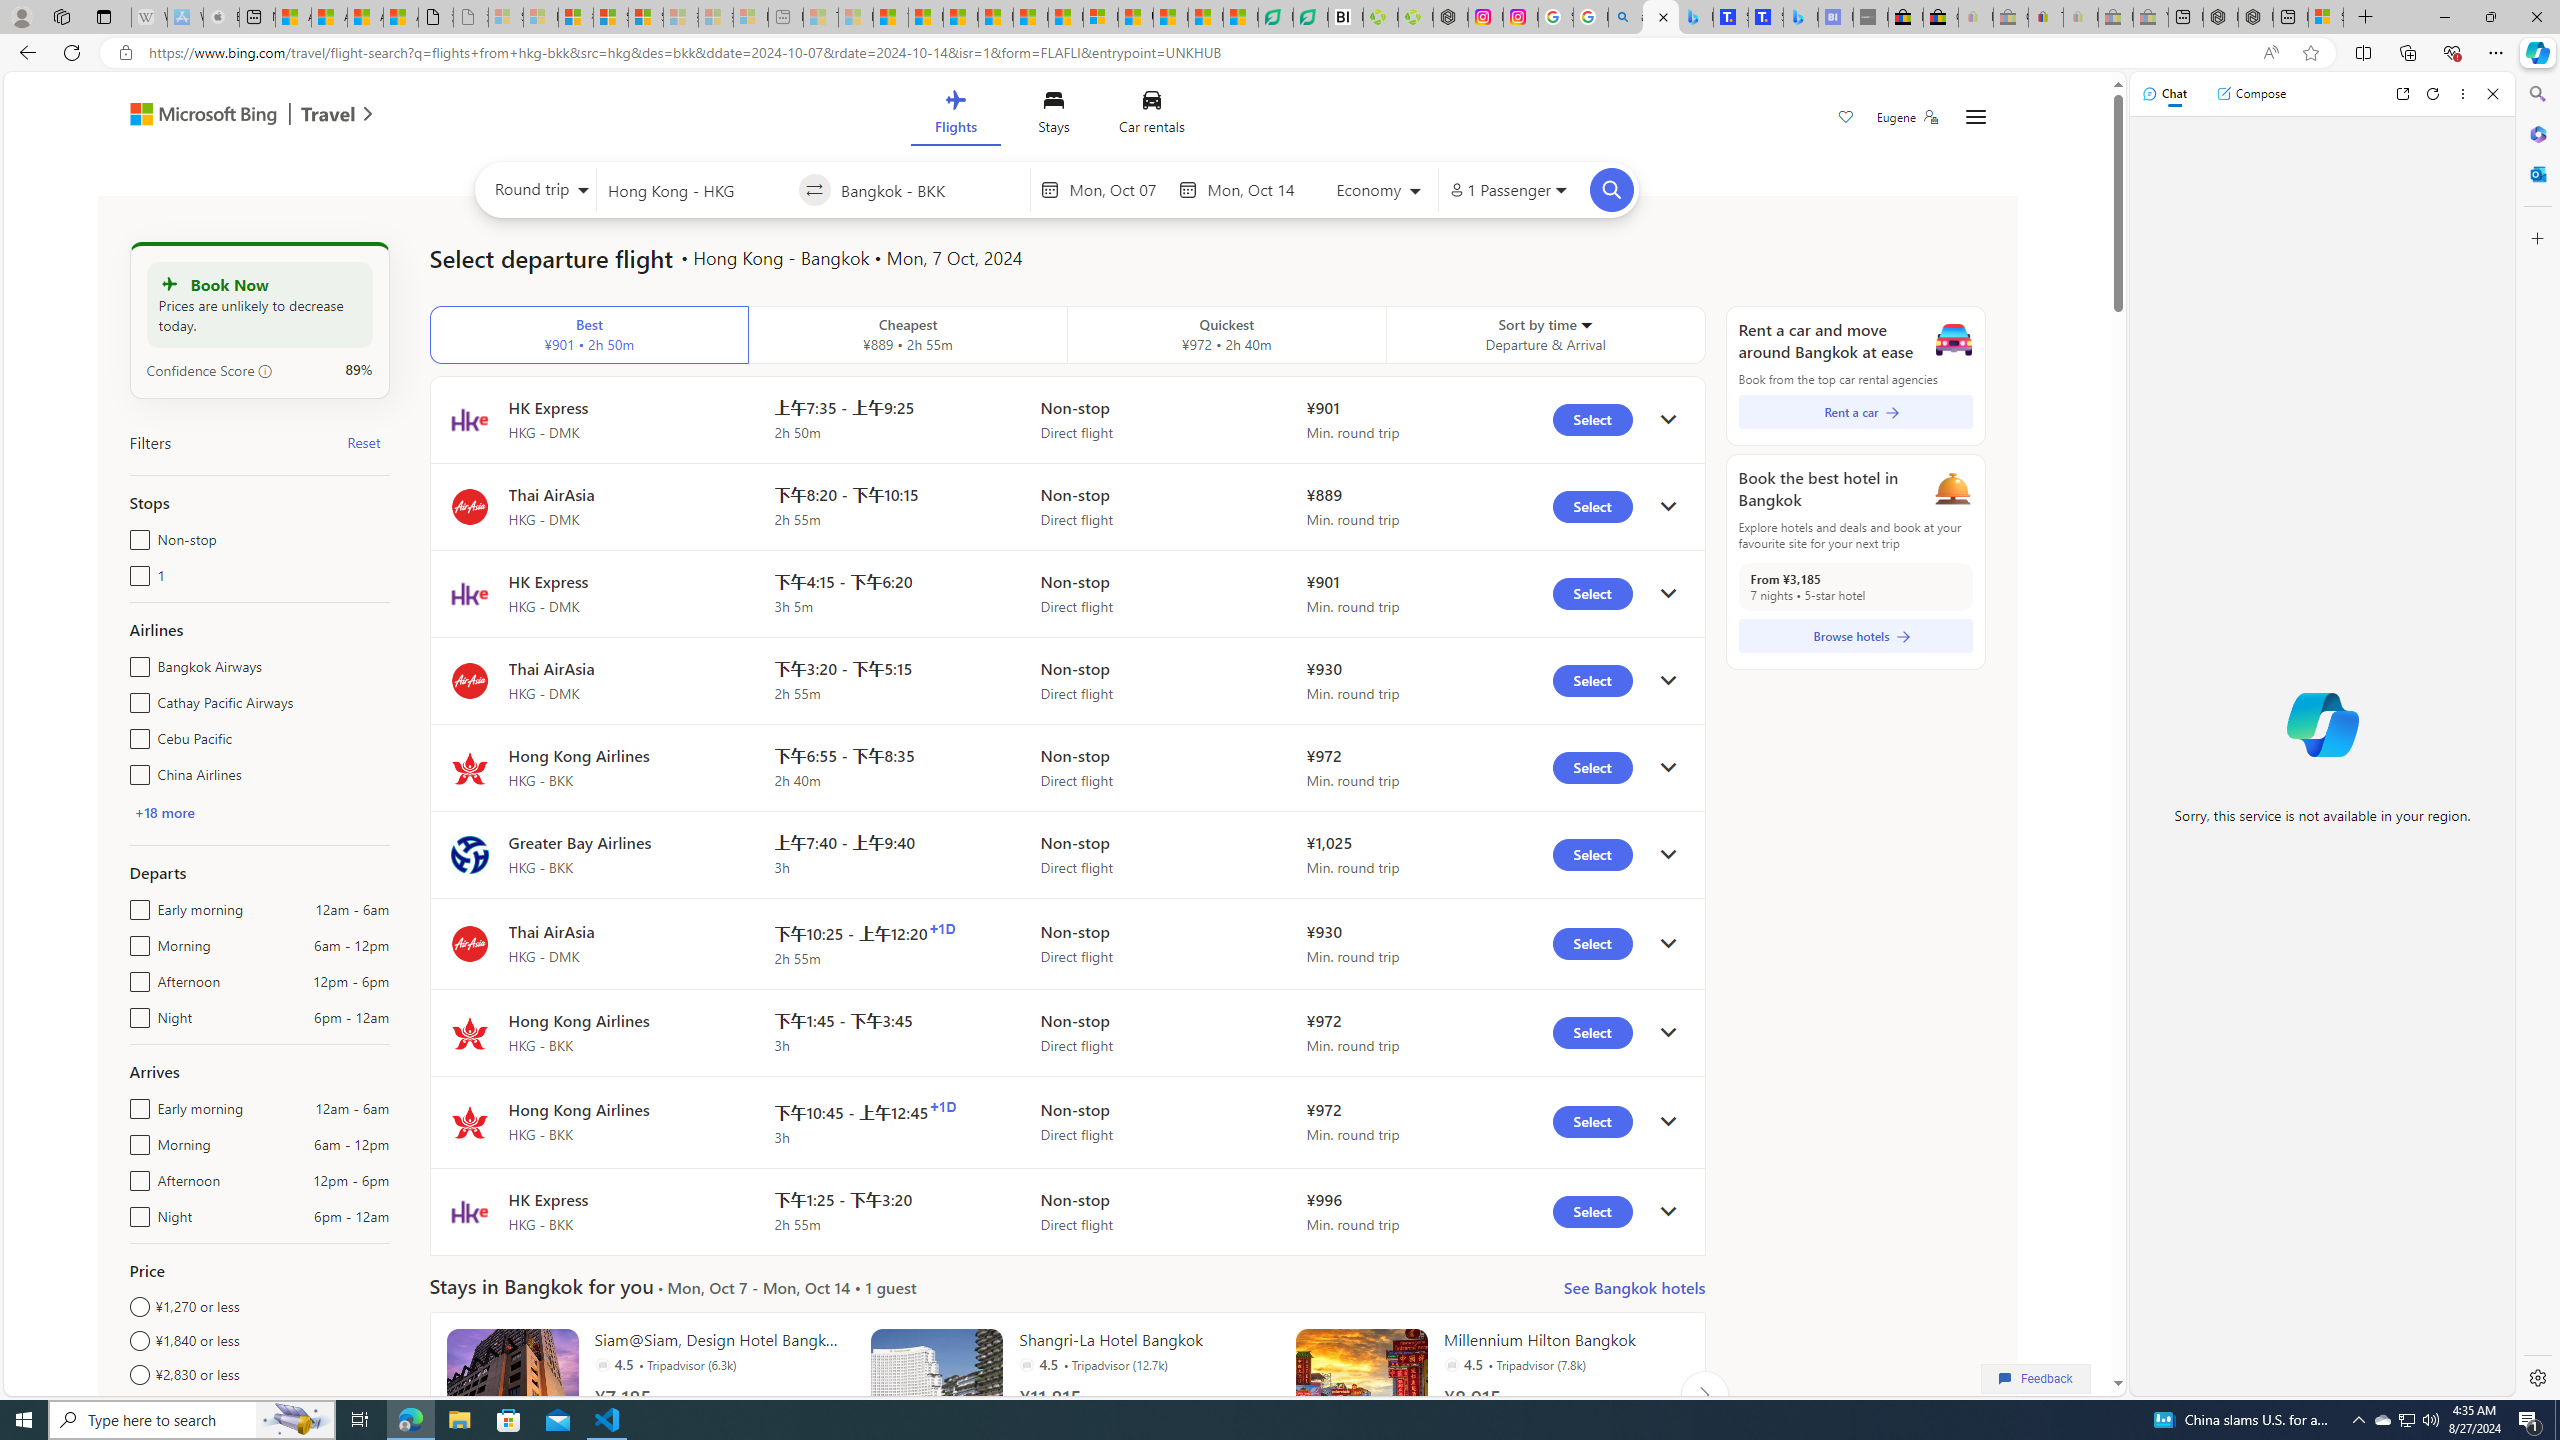  What do you see at coordinates (750, 16) in the screenshot?
I see `'Microsoft account | Account Checkup - Sleeping'` at bounding box center [750, 16].